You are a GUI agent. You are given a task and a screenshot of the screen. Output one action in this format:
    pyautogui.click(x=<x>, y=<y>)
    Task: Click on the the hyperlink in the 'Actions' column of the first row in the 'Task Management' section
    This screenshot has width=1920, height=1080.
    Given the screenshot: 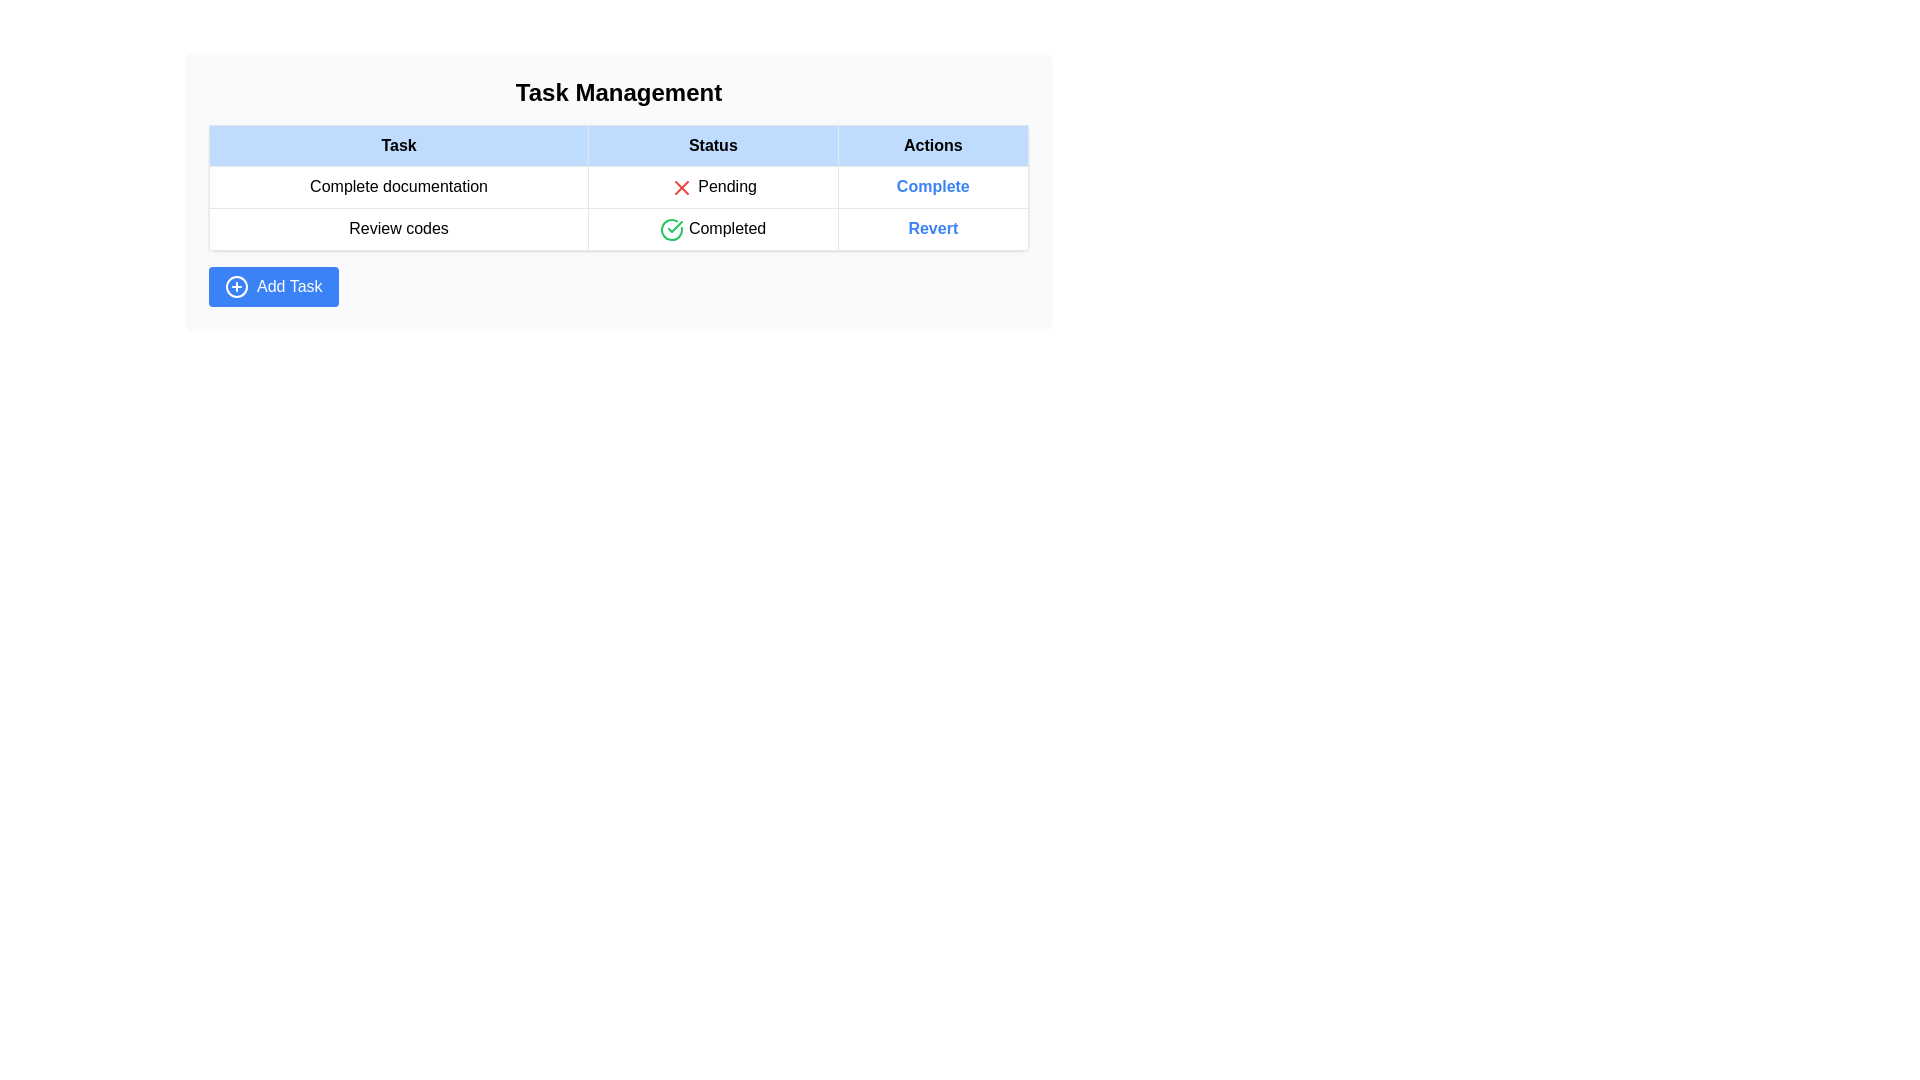 What is the action you would take?
    pyautogui.click(x=932, y=187)
    